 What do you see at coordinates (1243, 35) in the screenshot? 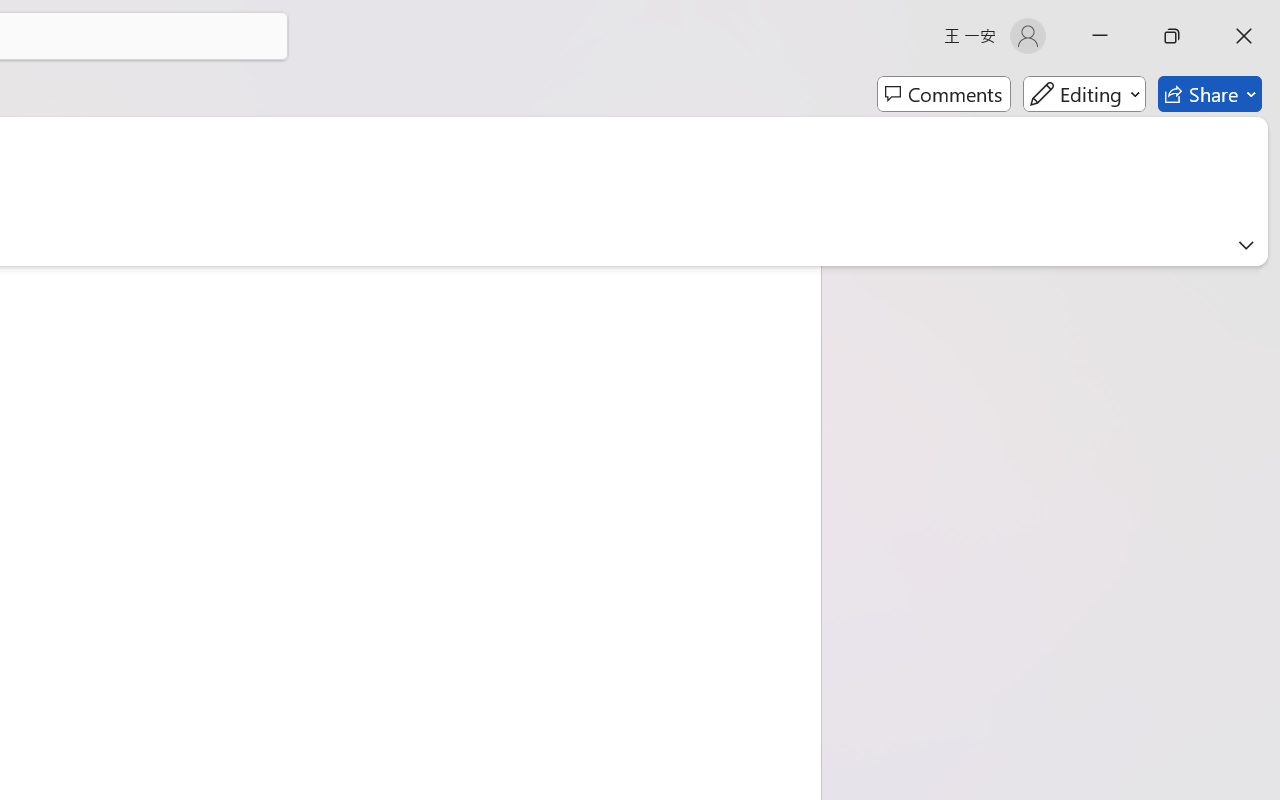
I see `'Close'` at bounding box center [1243, 35].